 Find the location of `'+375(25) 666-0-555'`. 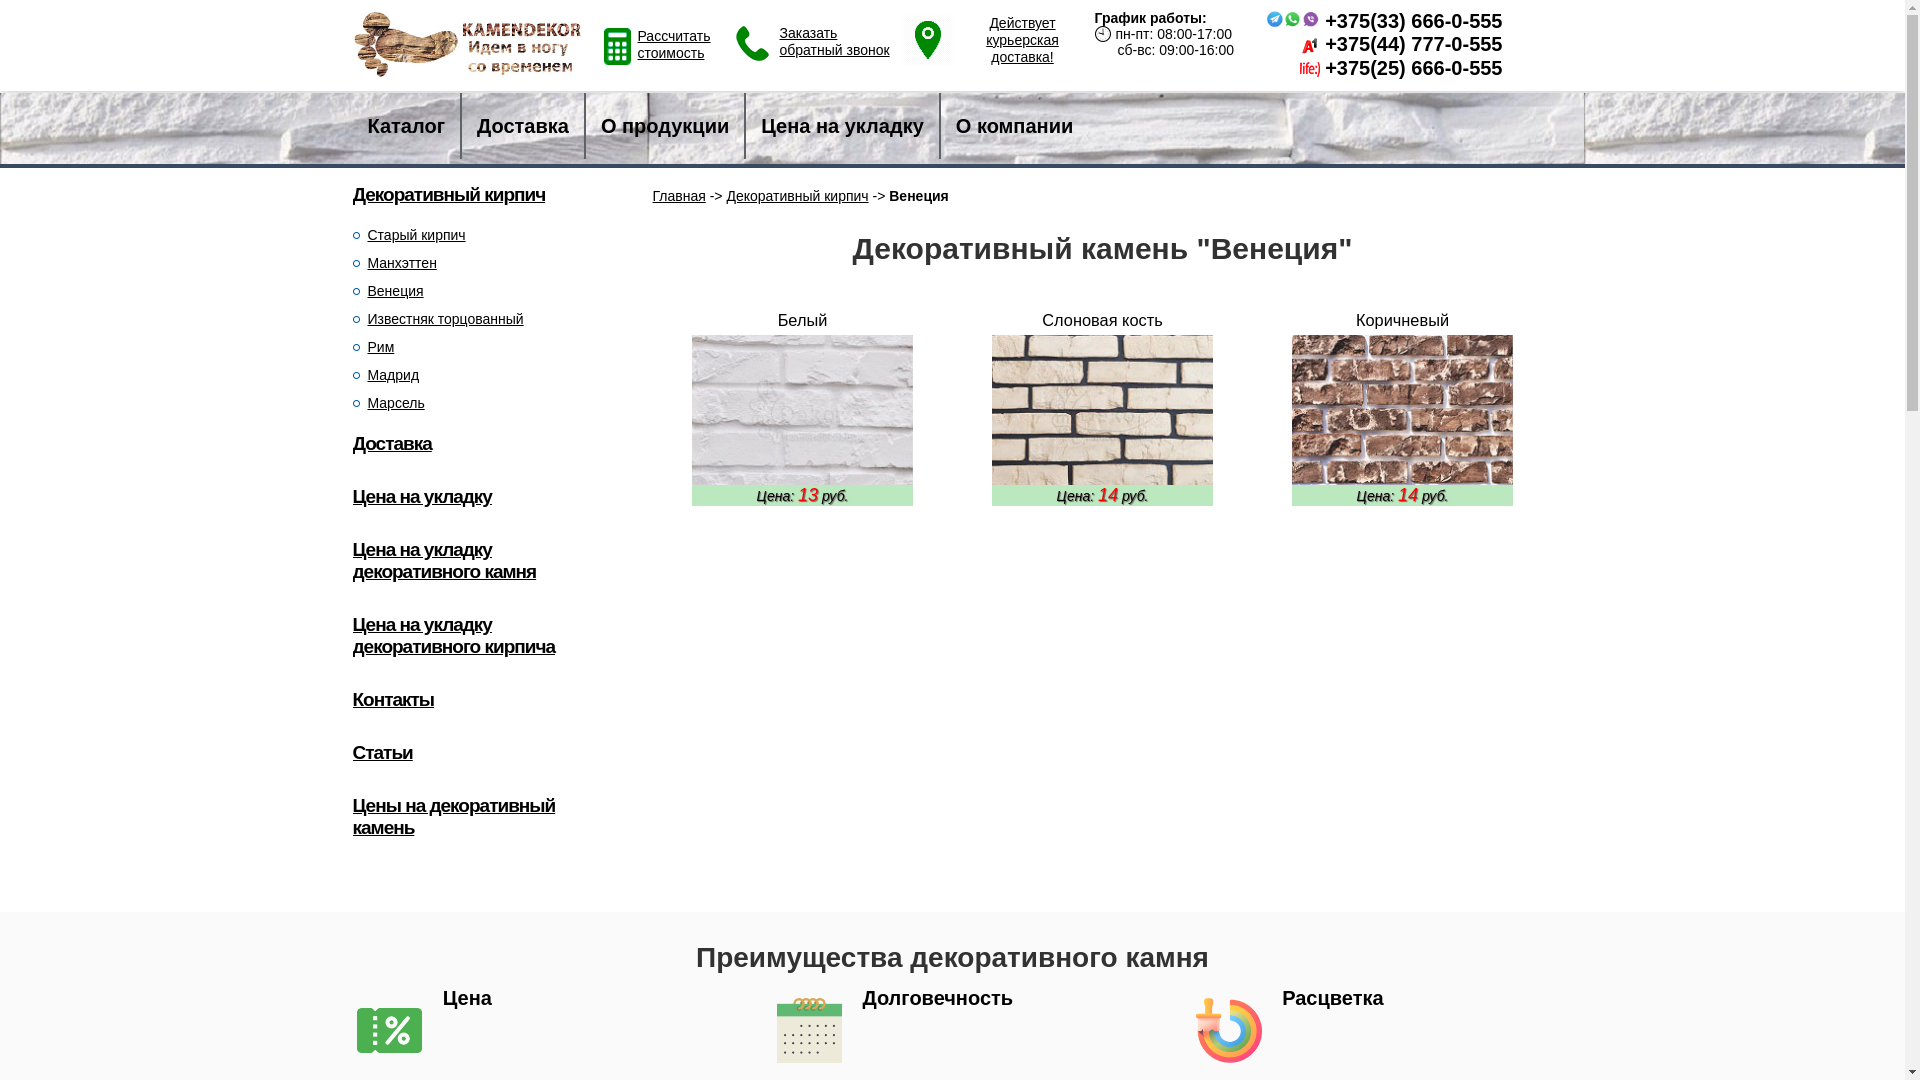

'+375(25) 666-0-555' is located at coordinates (1324, 67).